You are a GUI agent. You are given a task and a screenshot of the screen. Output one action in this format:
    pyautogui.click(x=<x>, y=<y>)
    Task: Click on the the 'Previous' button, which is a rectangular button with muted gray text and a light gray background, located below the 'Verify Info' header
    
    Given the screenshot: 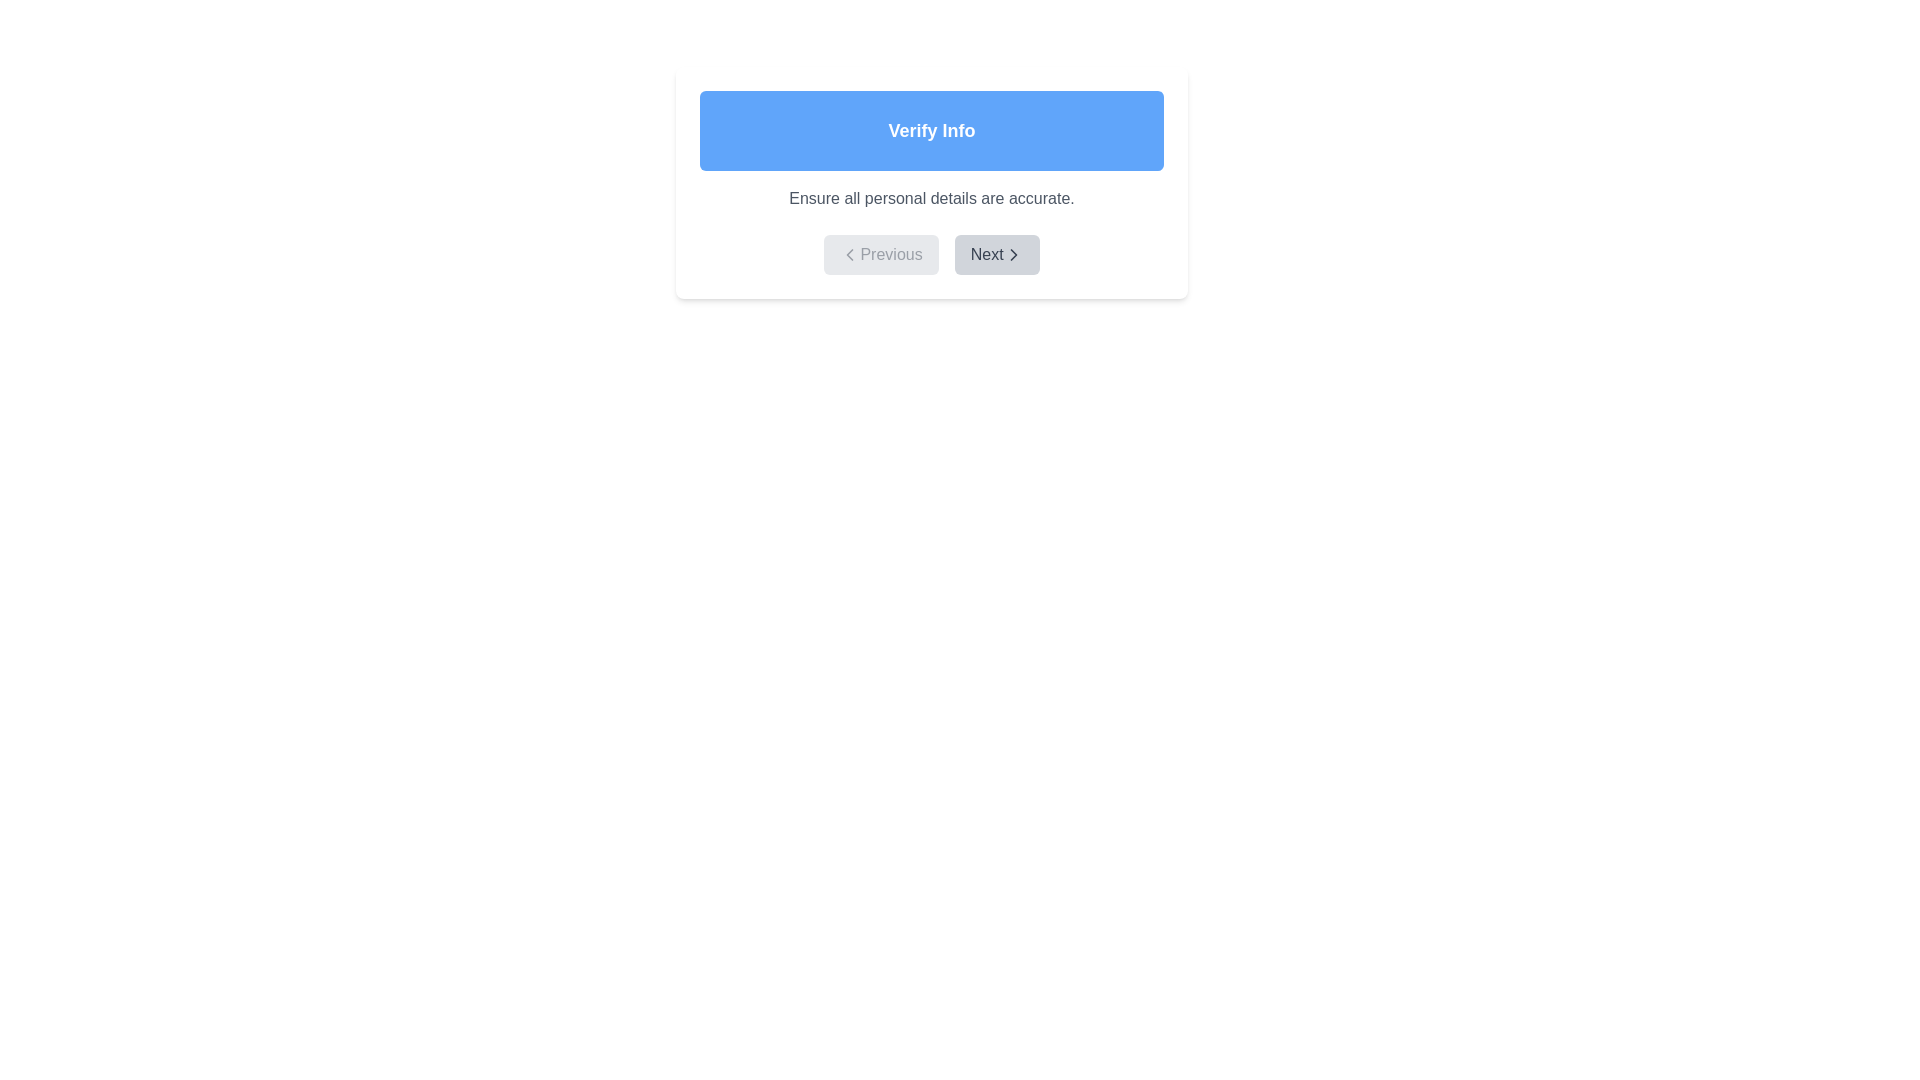 What is the action you would take?
    pyautogui.click(x=880, y=253)
    